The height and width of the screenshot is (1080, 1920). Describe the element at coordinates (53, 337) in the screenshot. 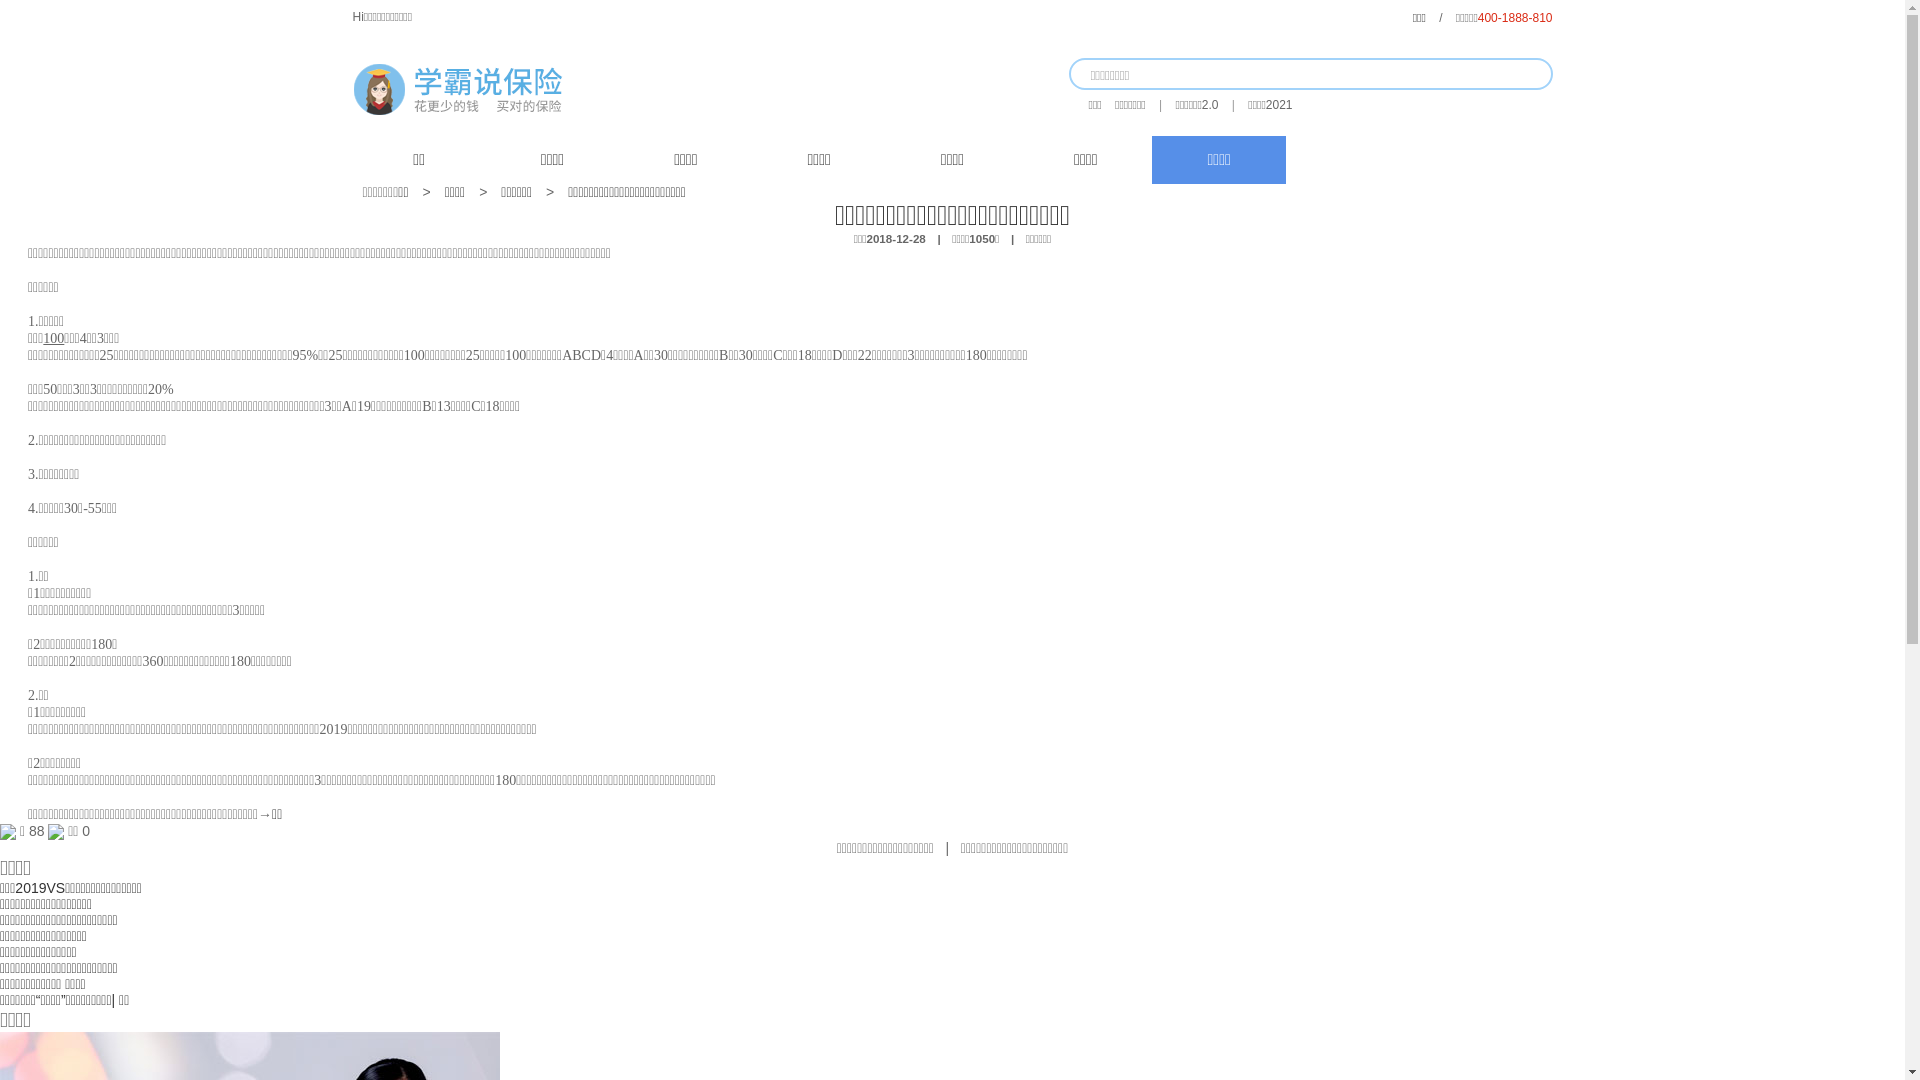

I see `'100'` at that location.